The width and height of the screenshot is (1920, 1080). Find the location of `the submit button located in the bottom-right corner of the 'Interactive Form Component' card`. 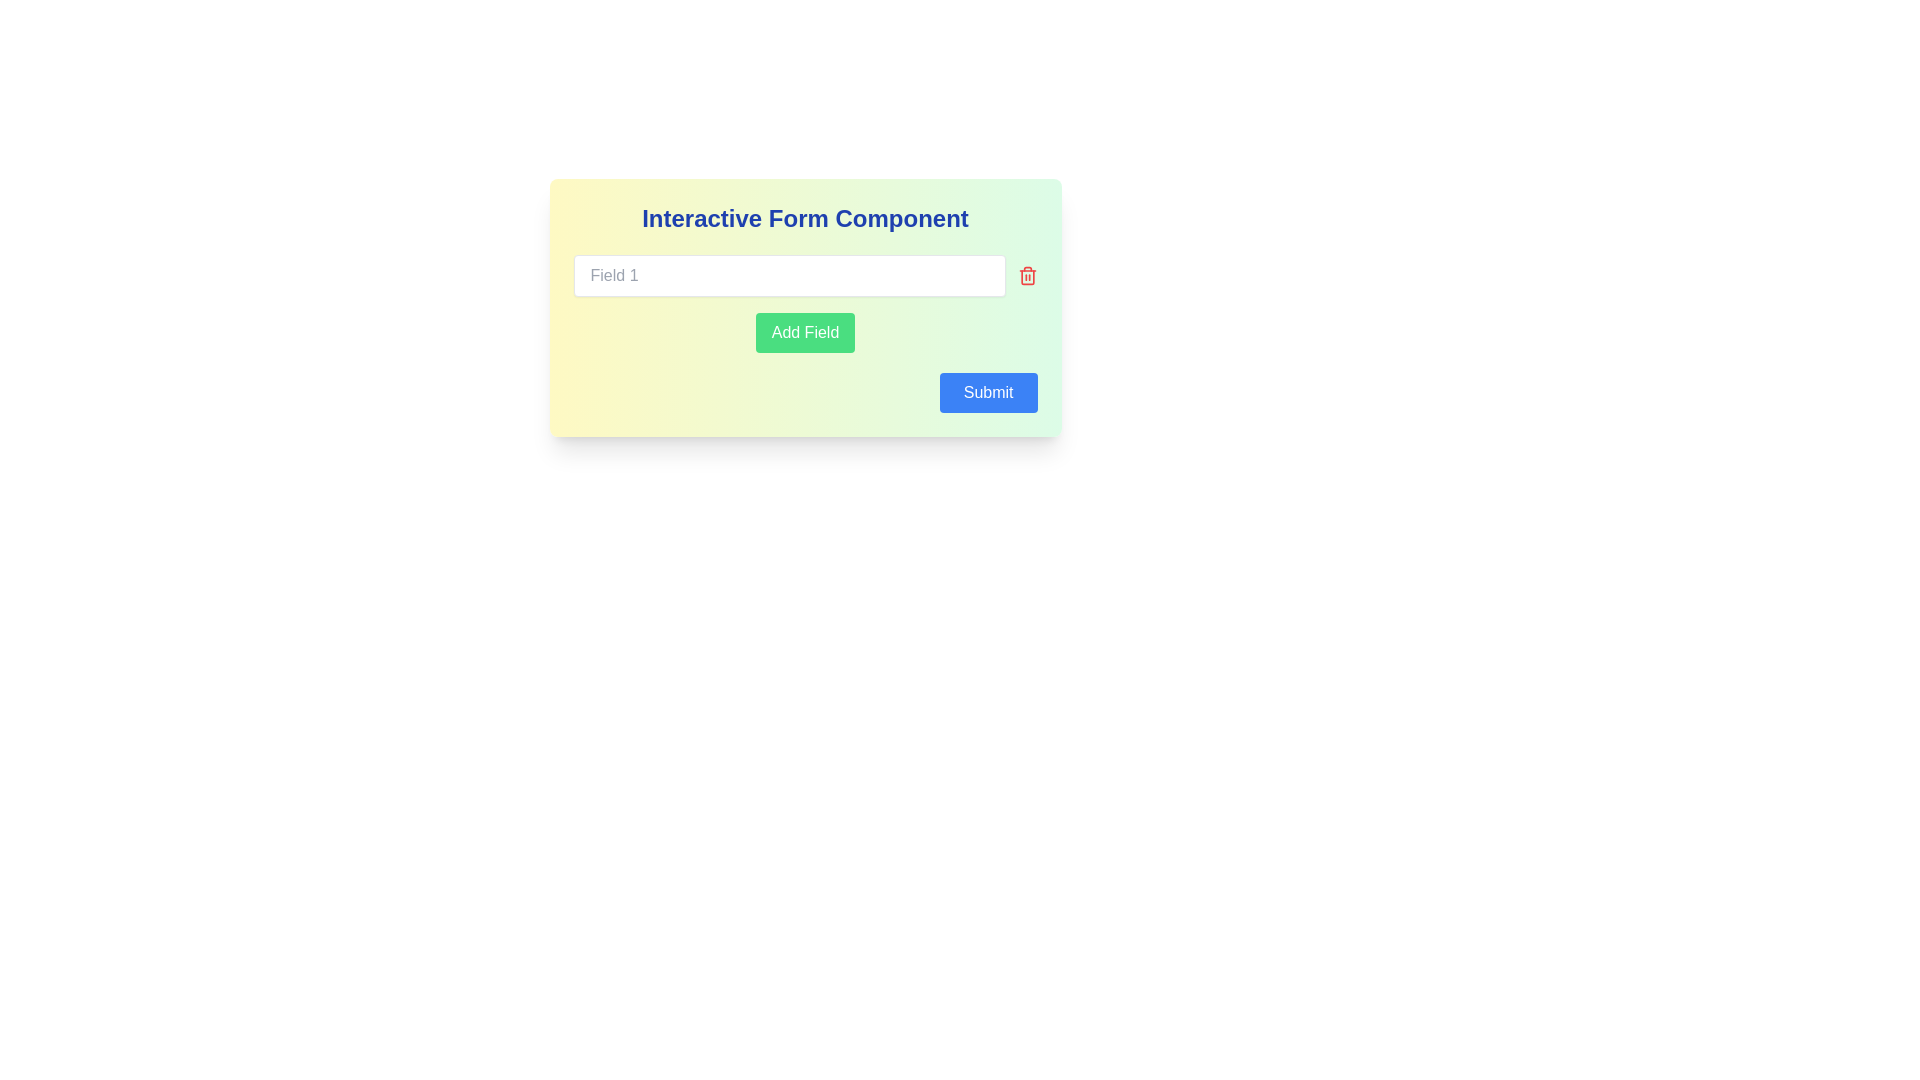

the submit button located in the bottom-right corner of the 'Interactive Form Component' card is located at coordinates (988, 393).